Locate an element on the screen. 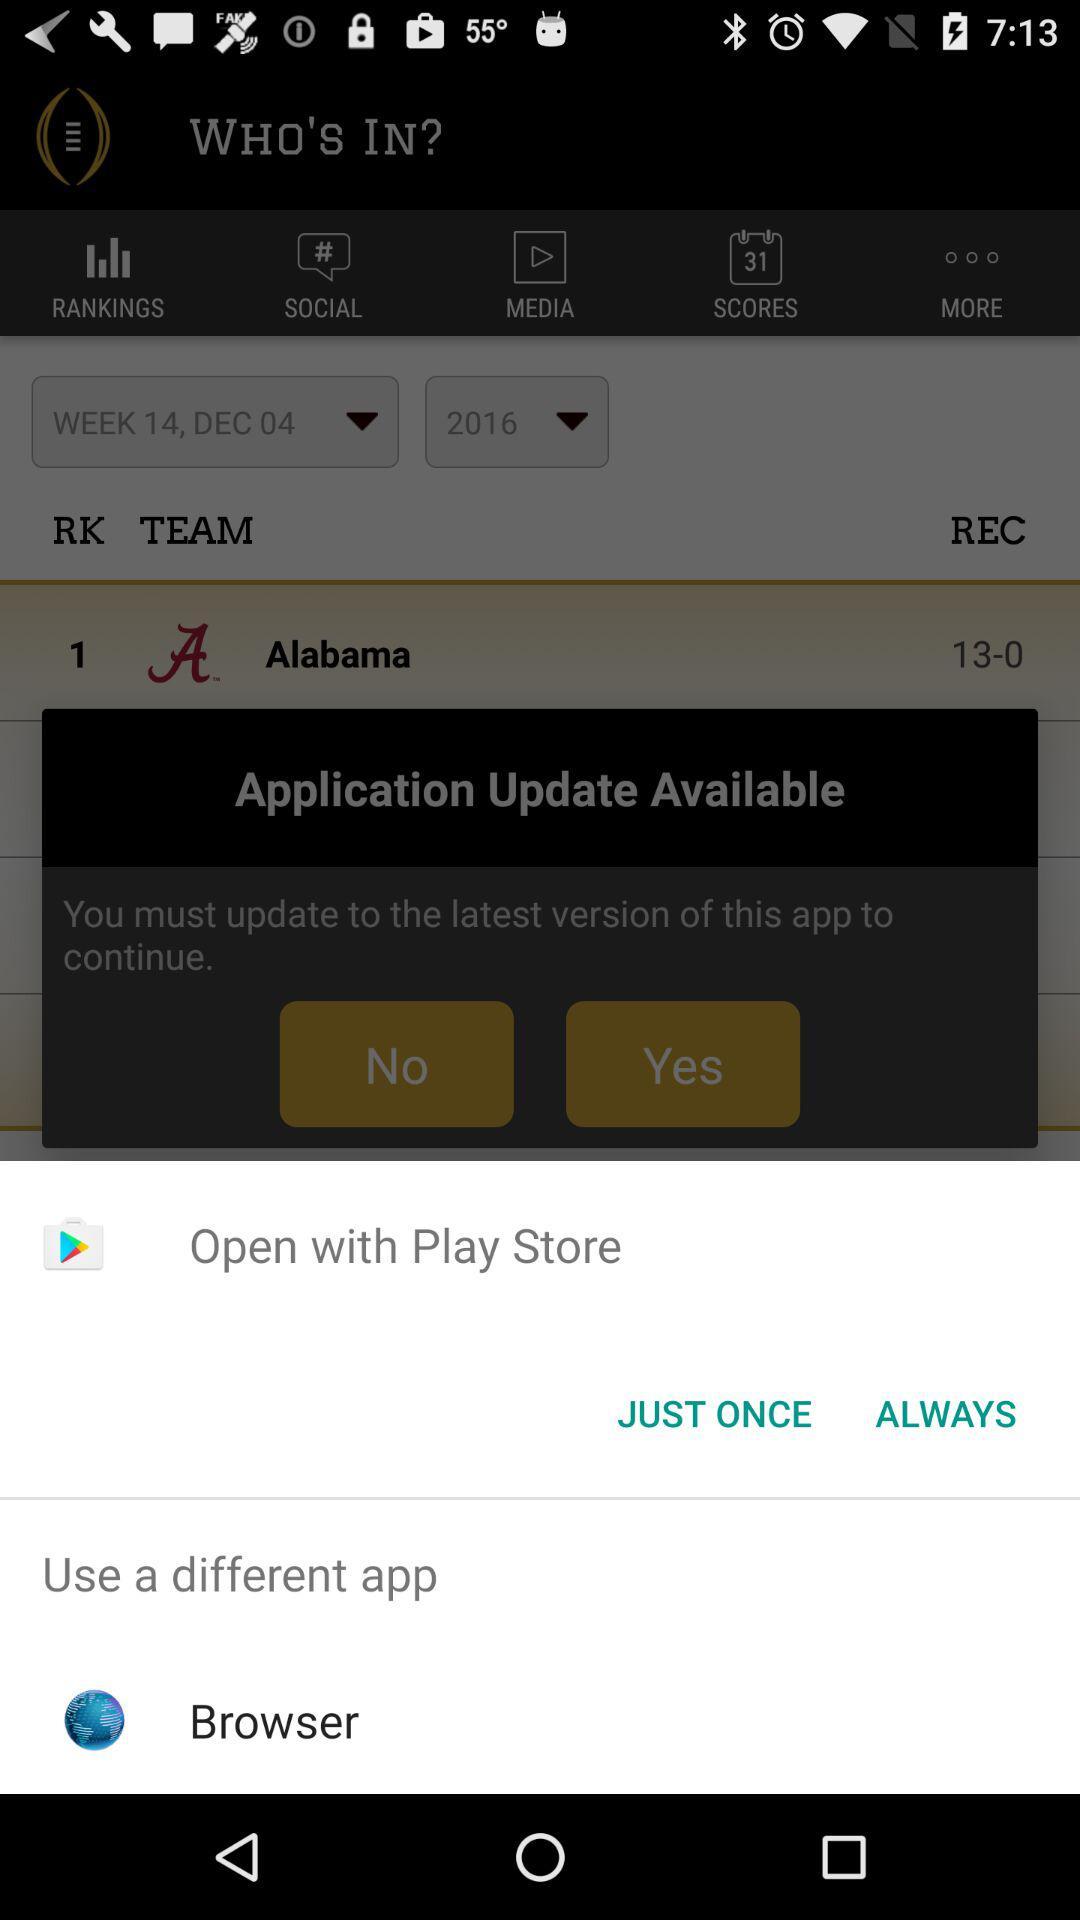 This screenshot has width=1080, height=1920. button next to the always item is located at coordinates (713, 1411).